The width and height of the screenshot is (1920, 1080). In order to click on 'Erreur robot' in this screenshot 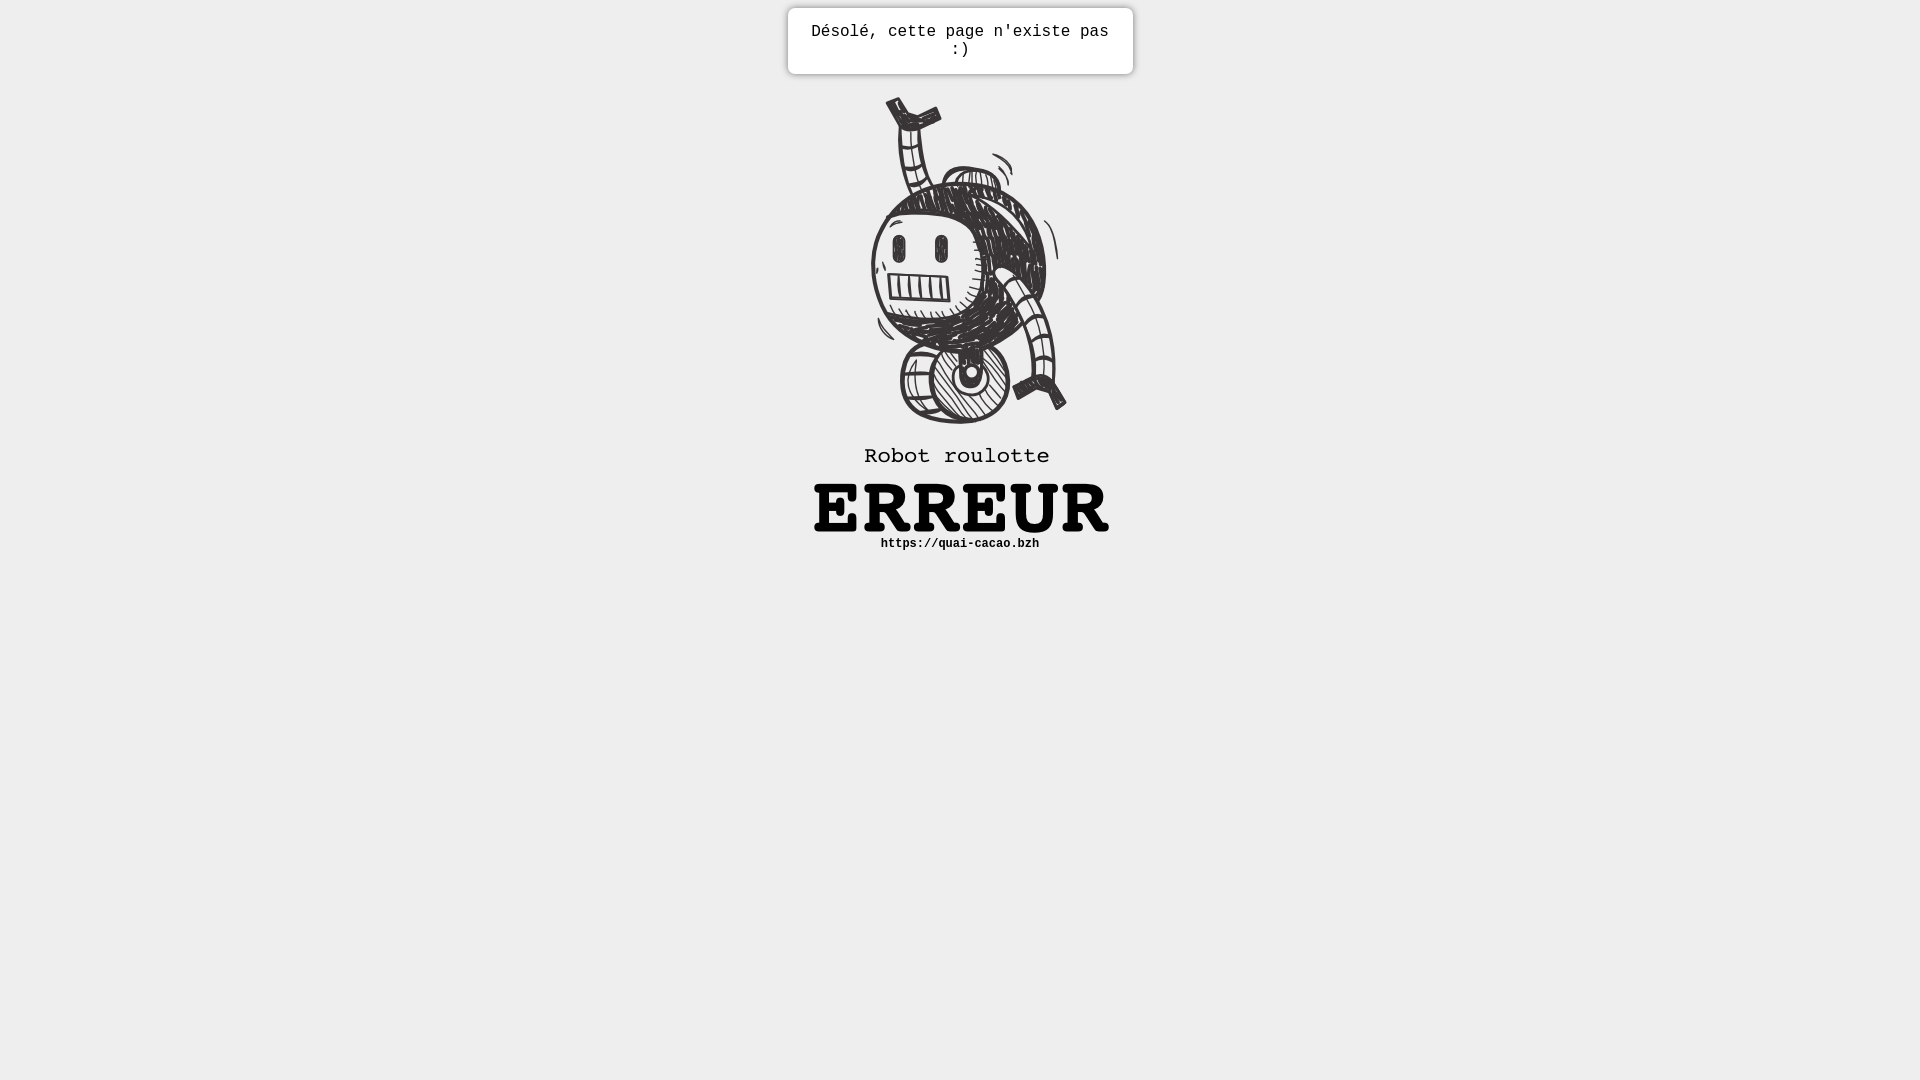, I will do `click(960, 305)`.